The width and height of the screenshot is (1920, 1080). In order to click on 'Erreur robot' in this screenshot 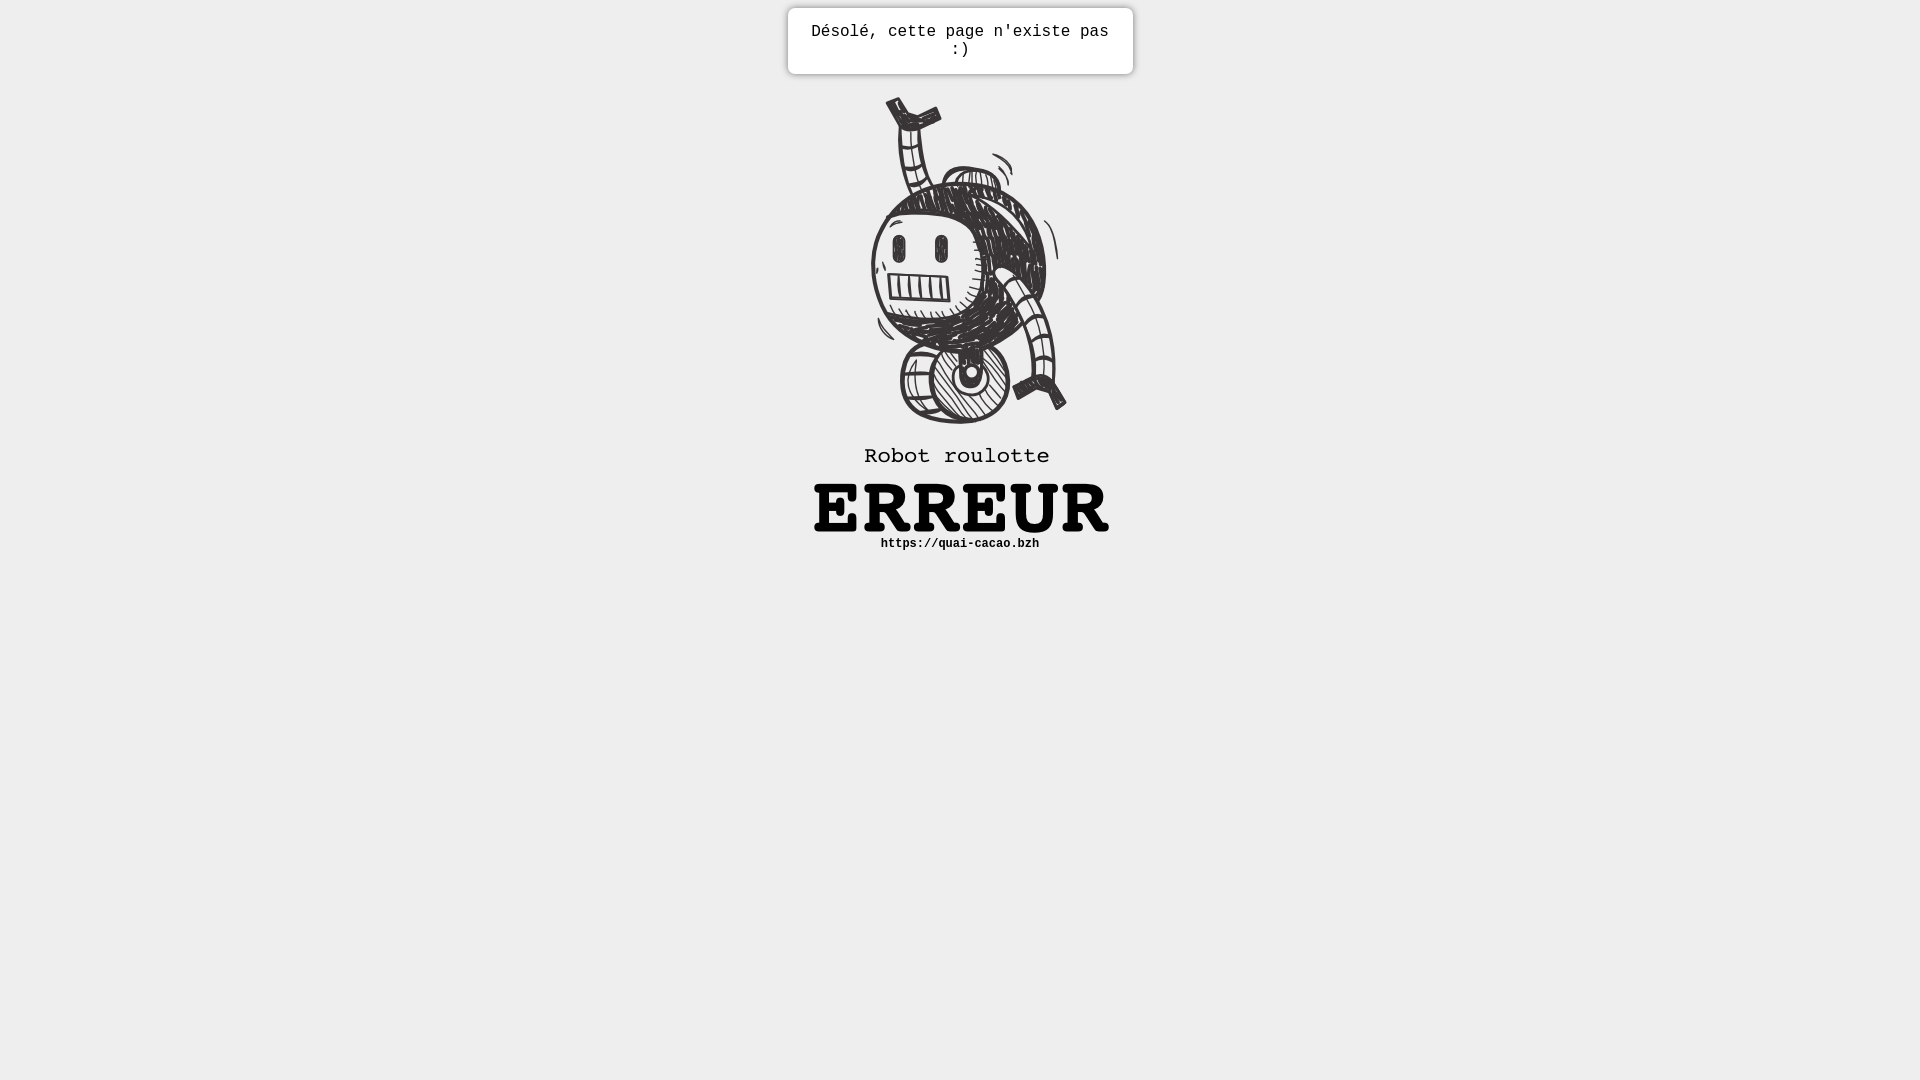, I will do `click(960, 305)`.